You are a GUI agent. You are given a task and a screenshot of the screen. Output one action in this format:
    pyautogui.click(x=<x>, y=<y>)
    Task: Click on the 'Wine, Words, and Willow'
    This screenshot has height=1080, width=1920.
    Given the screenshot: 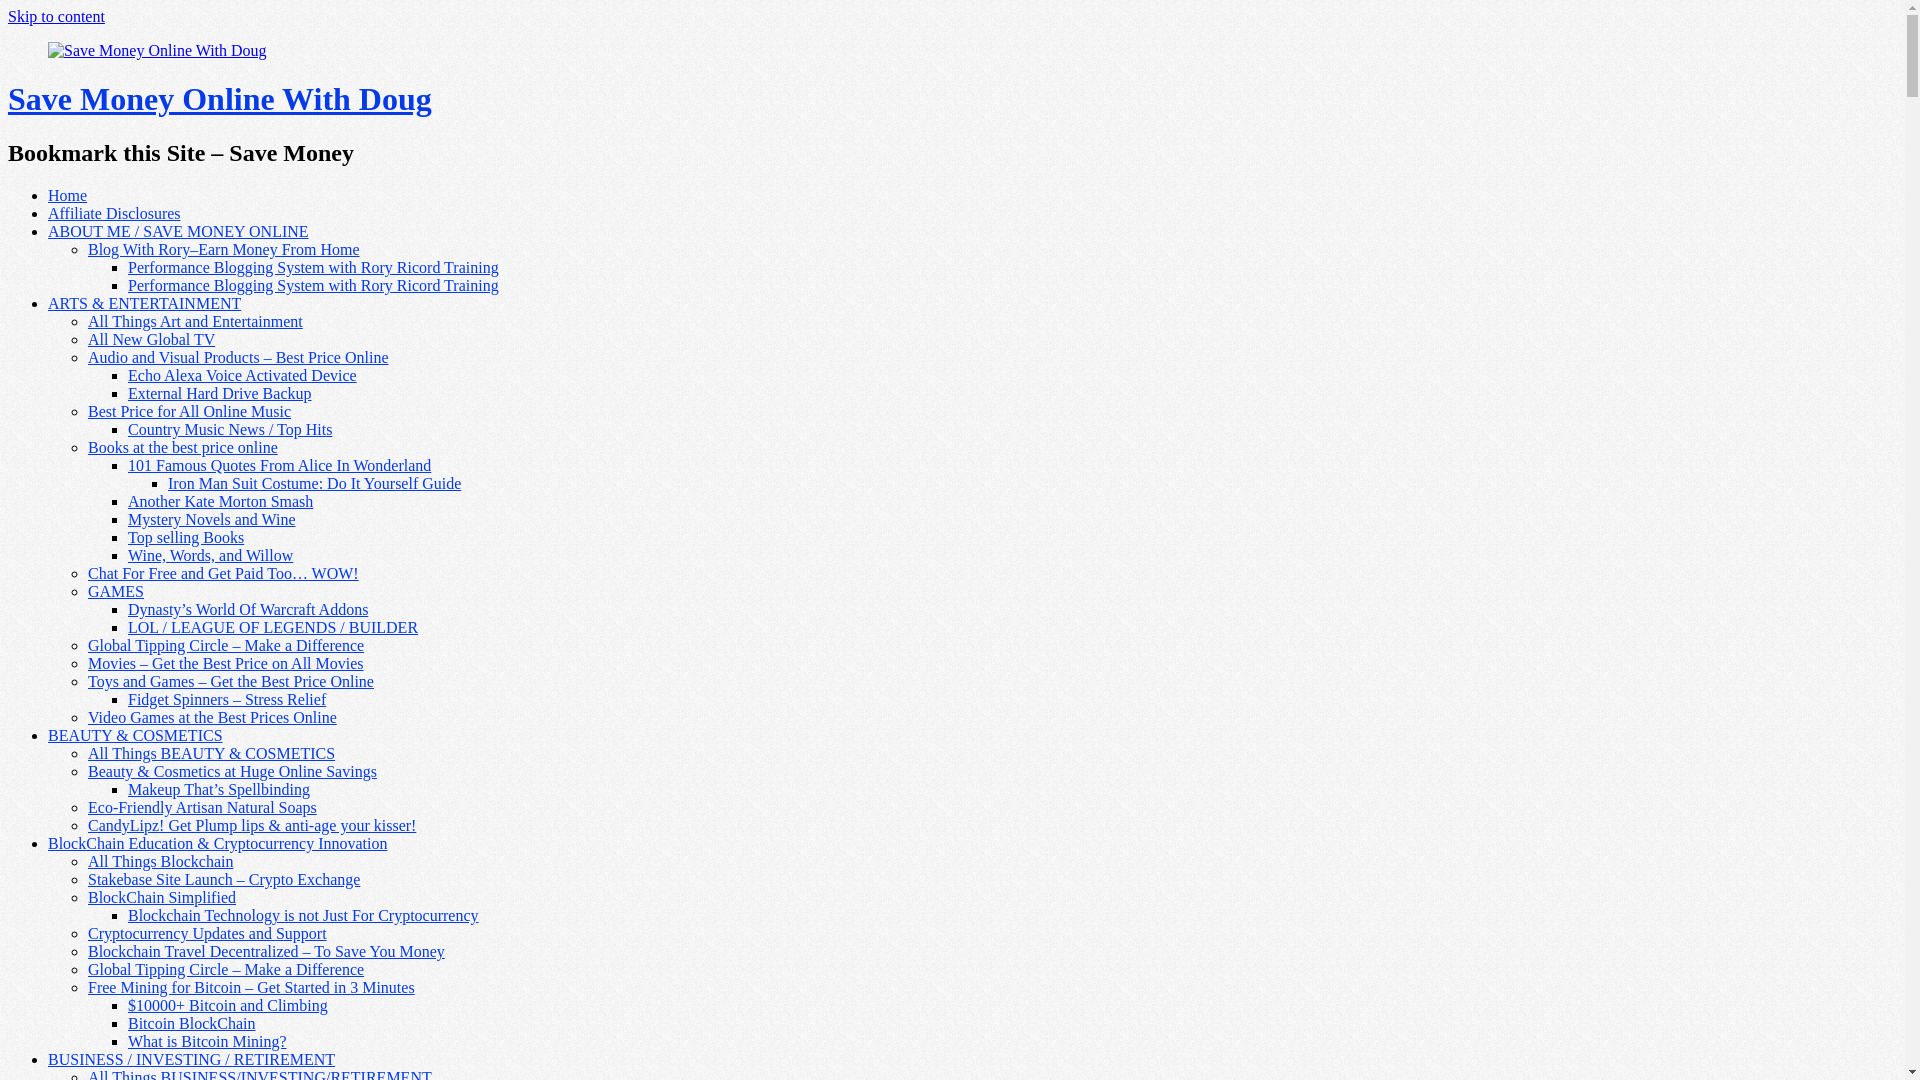 What is the action you would take?
    pyautogui.click(x=127, y=555)
    